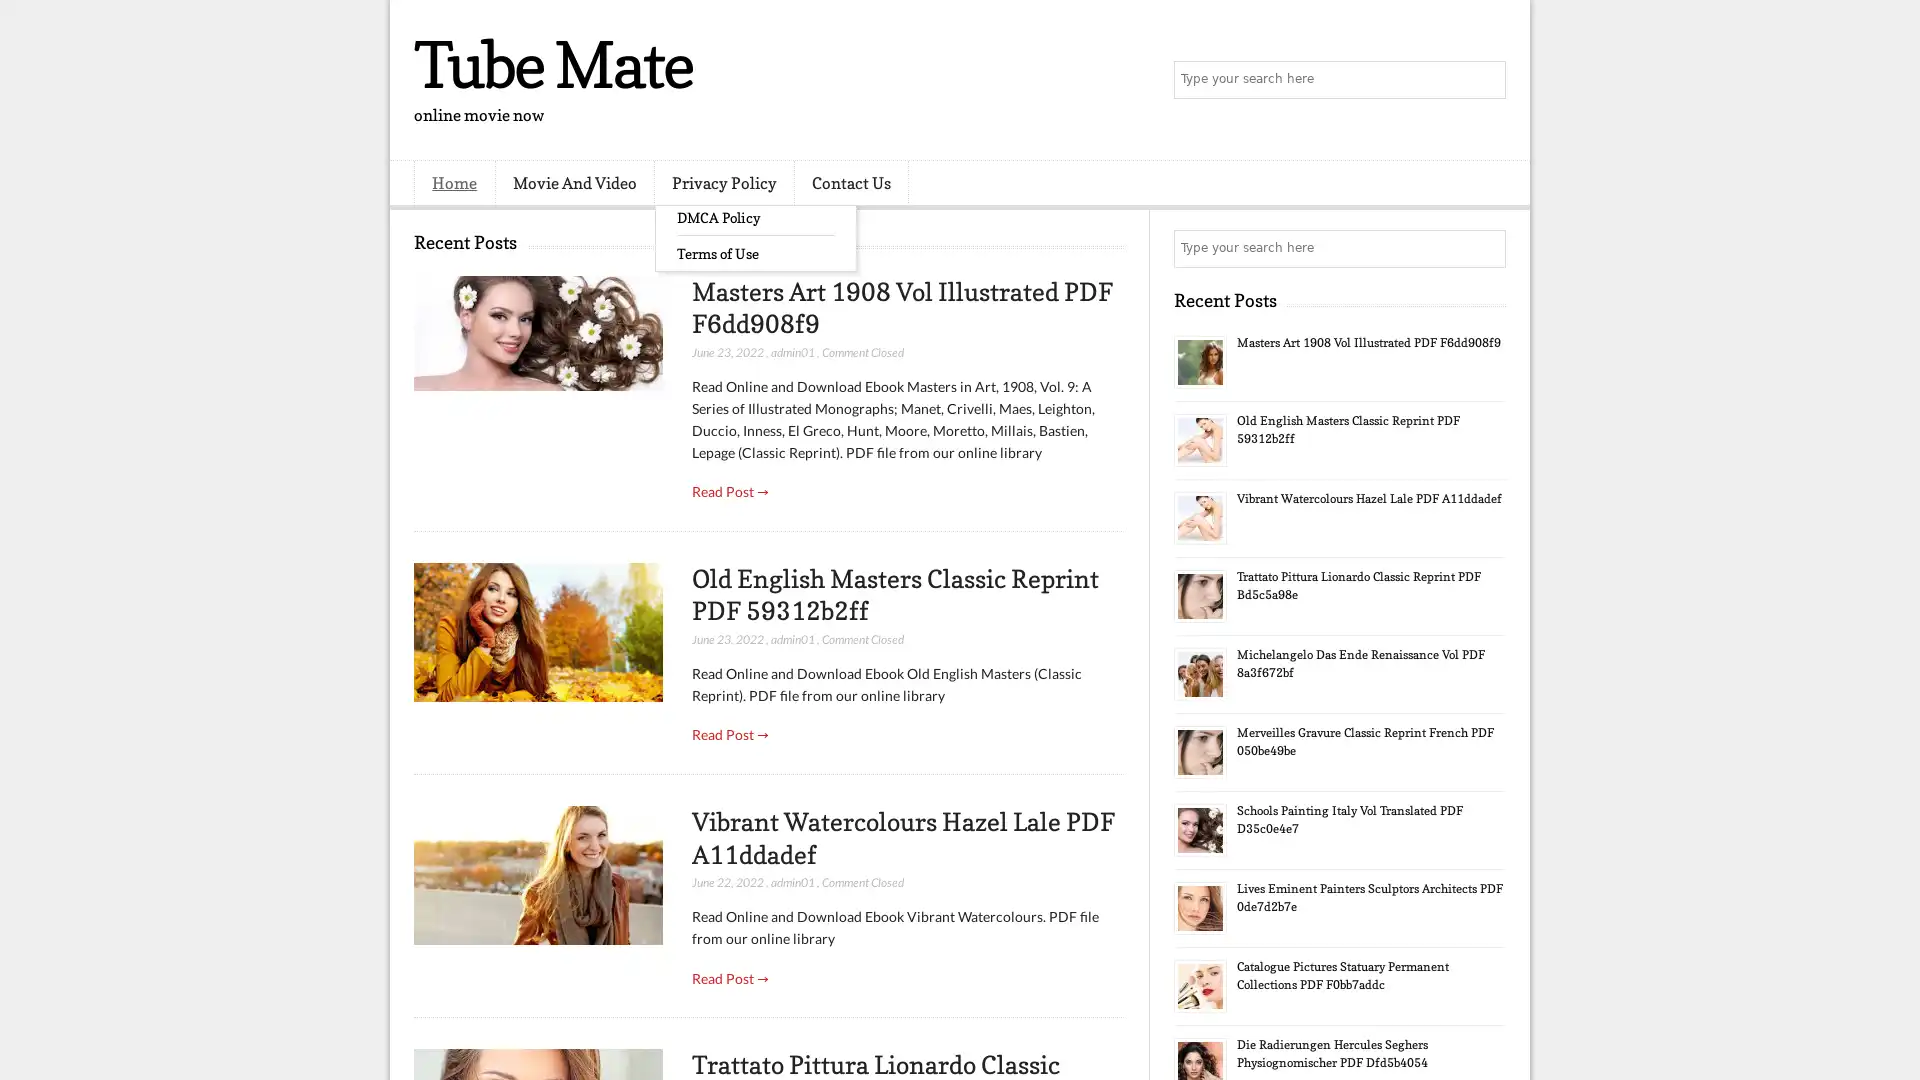 The width and height of the screenshot is (1920, 1080). I want to click on Search, so click(1485, 80).